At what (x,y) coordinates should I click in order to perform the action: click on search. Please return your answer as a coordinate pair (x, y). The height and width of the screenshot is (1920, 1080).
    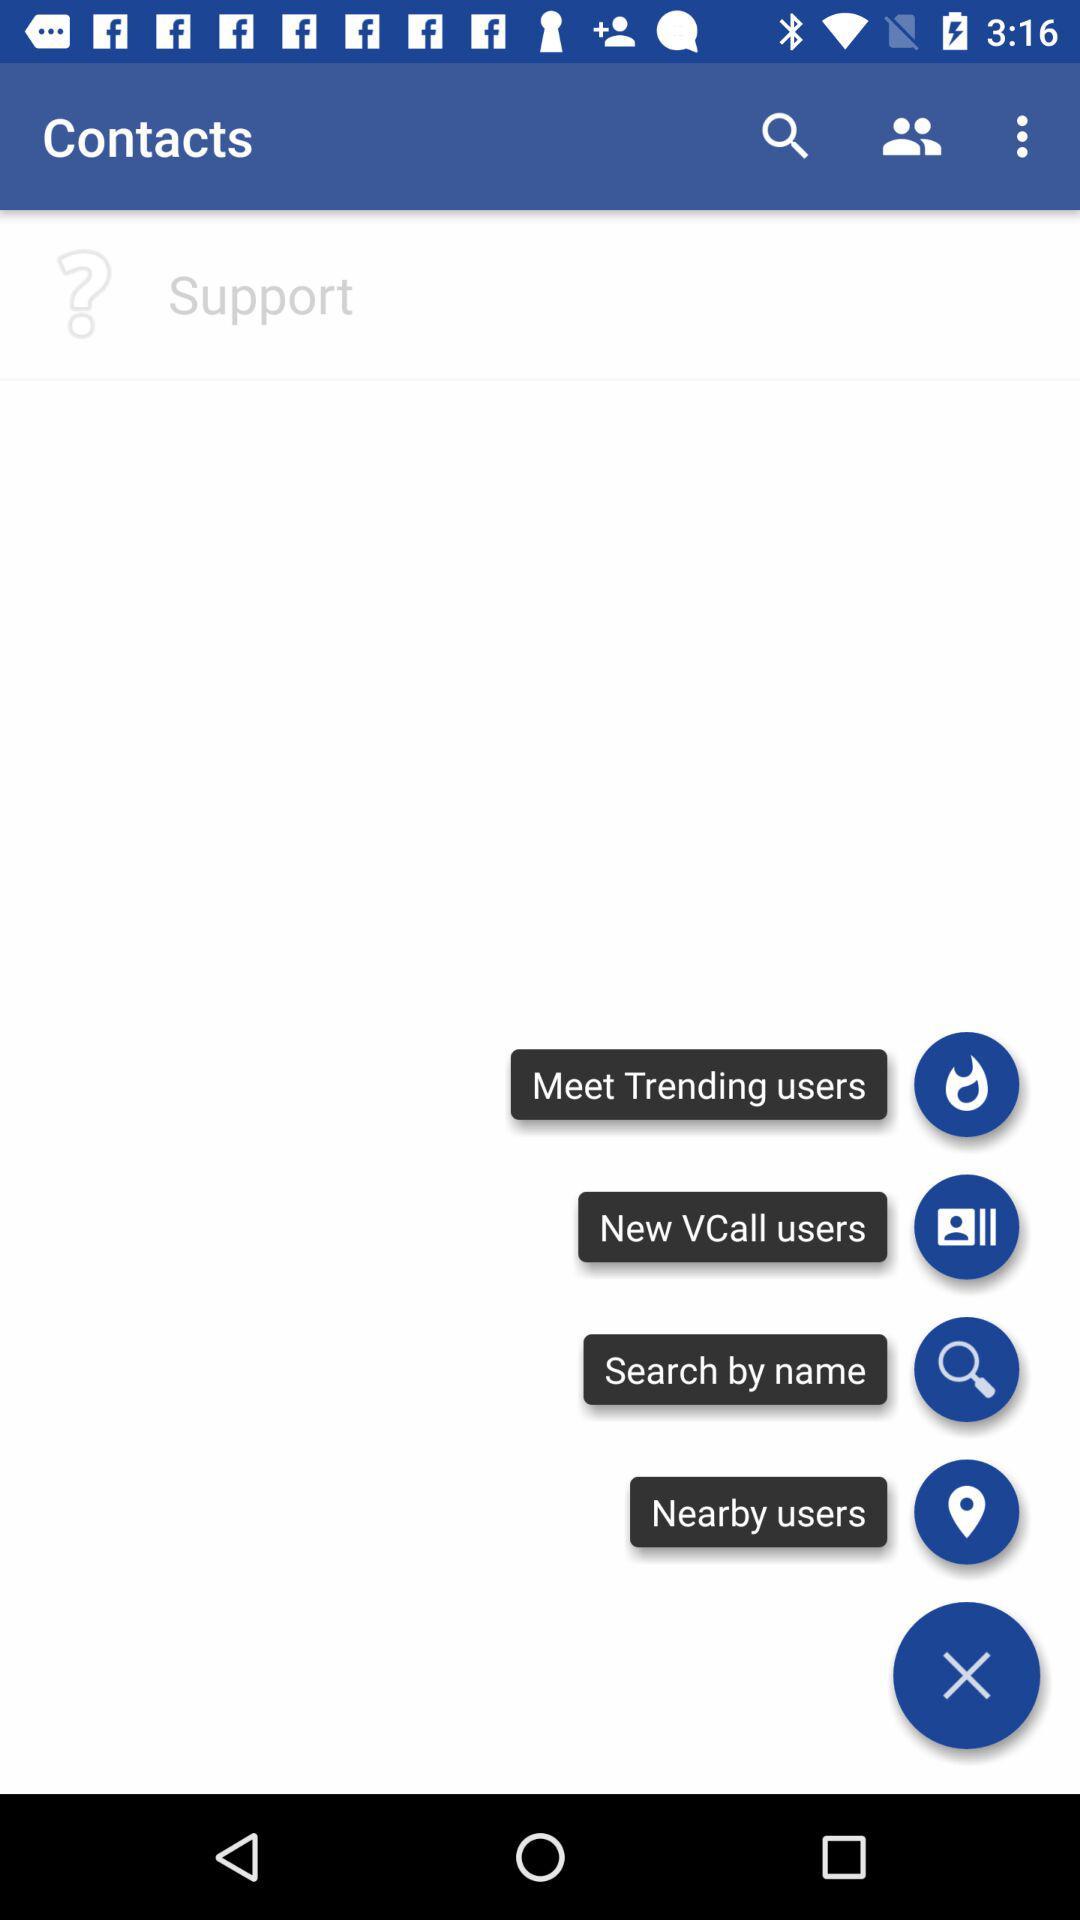
    Looking at the image, I should click on (965, 1368).